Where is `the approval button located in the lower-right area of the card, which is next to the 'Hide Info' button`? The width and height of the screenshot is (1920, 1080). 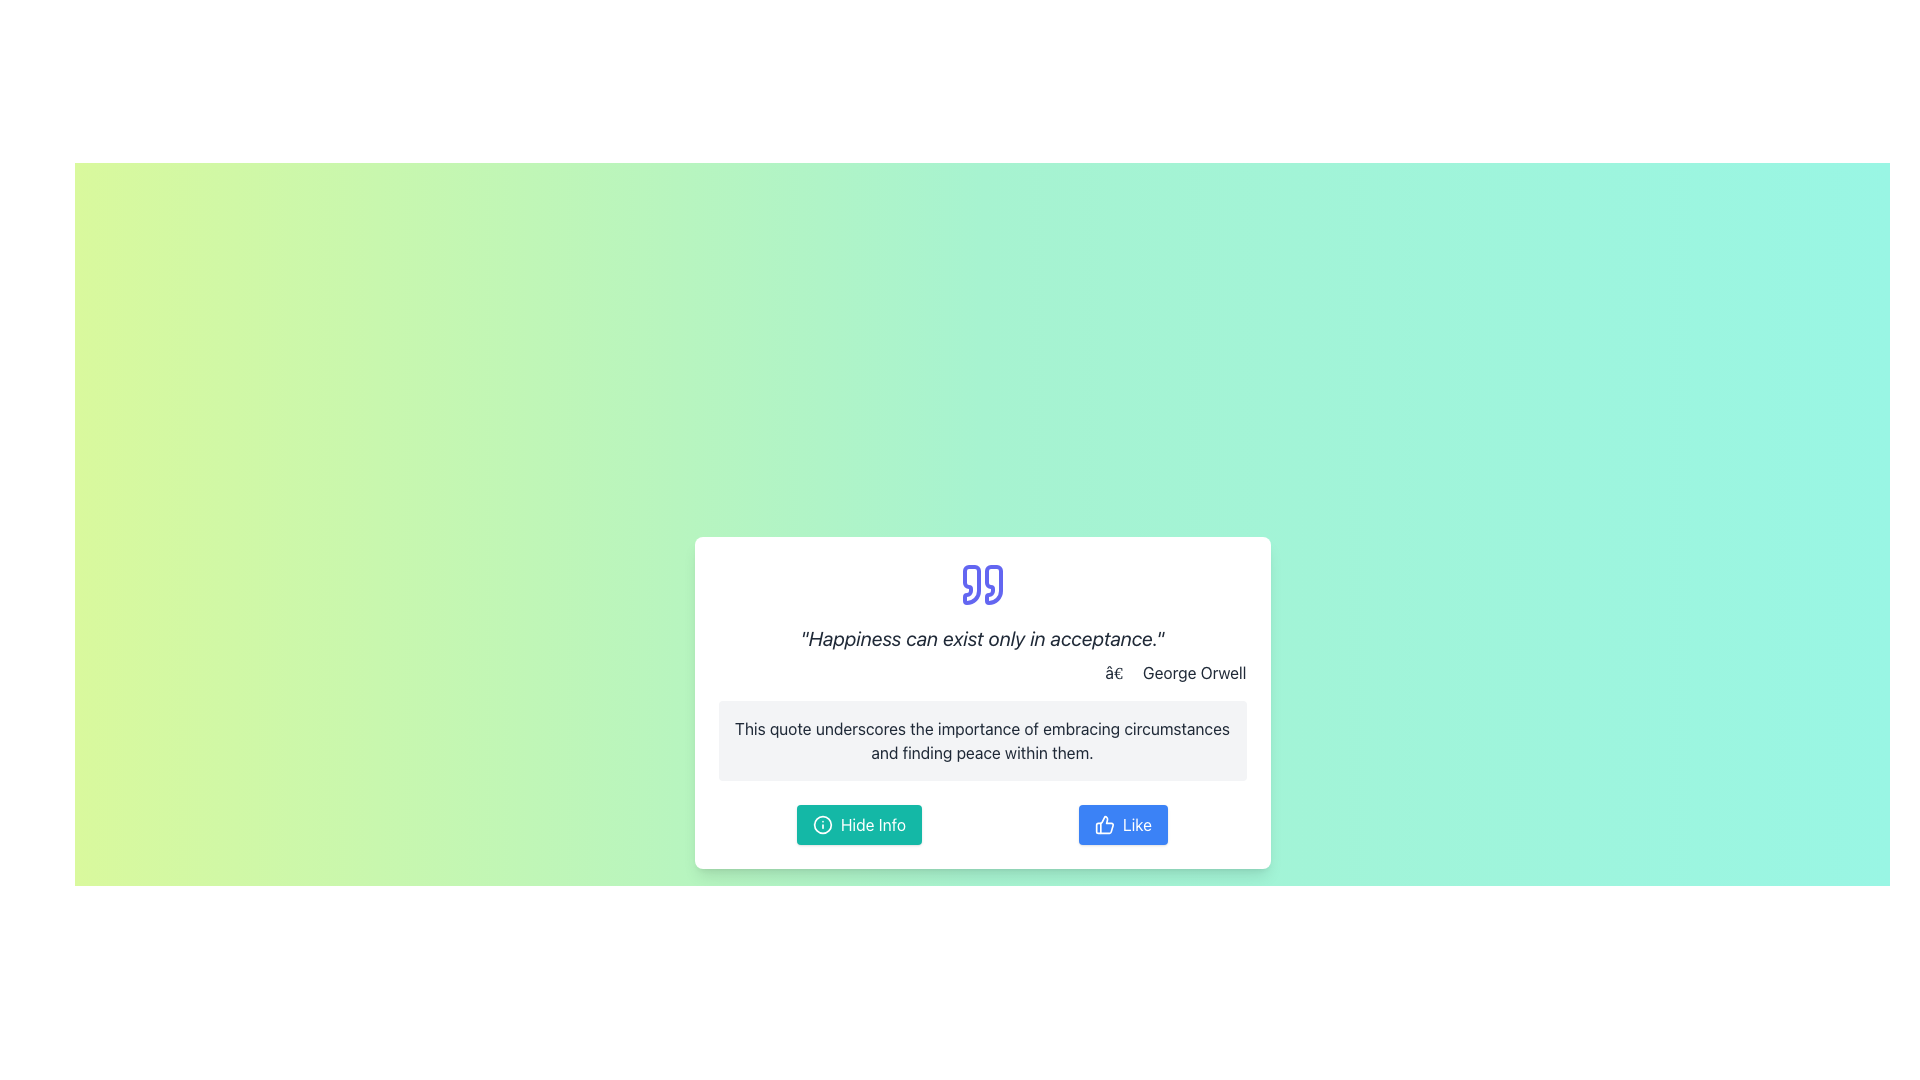
the approval button located in the lower-right area of the card, which is next to the 'Hide Info' button is located at coordinates (1123, 825).